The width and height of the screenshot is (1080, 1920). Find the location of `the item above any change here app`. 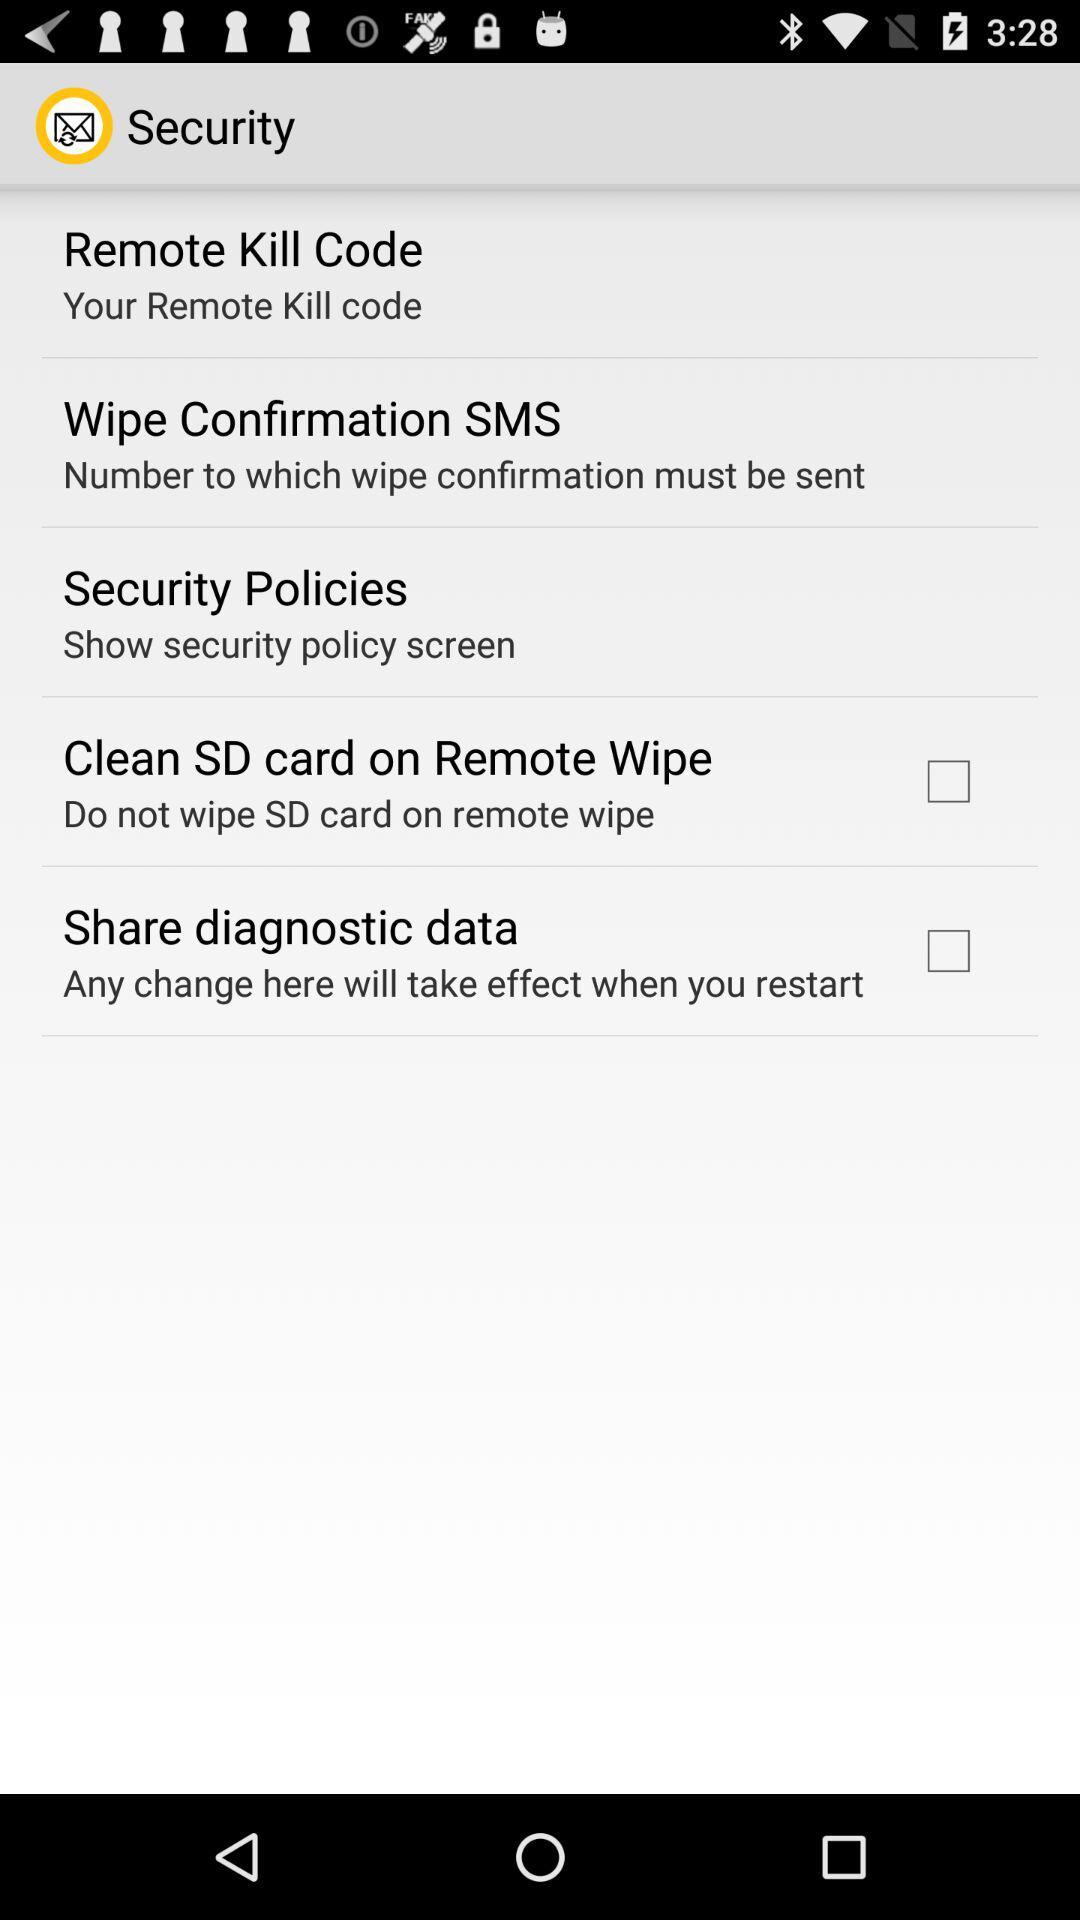

the item above any change here app is located at coordinates (290, 924).